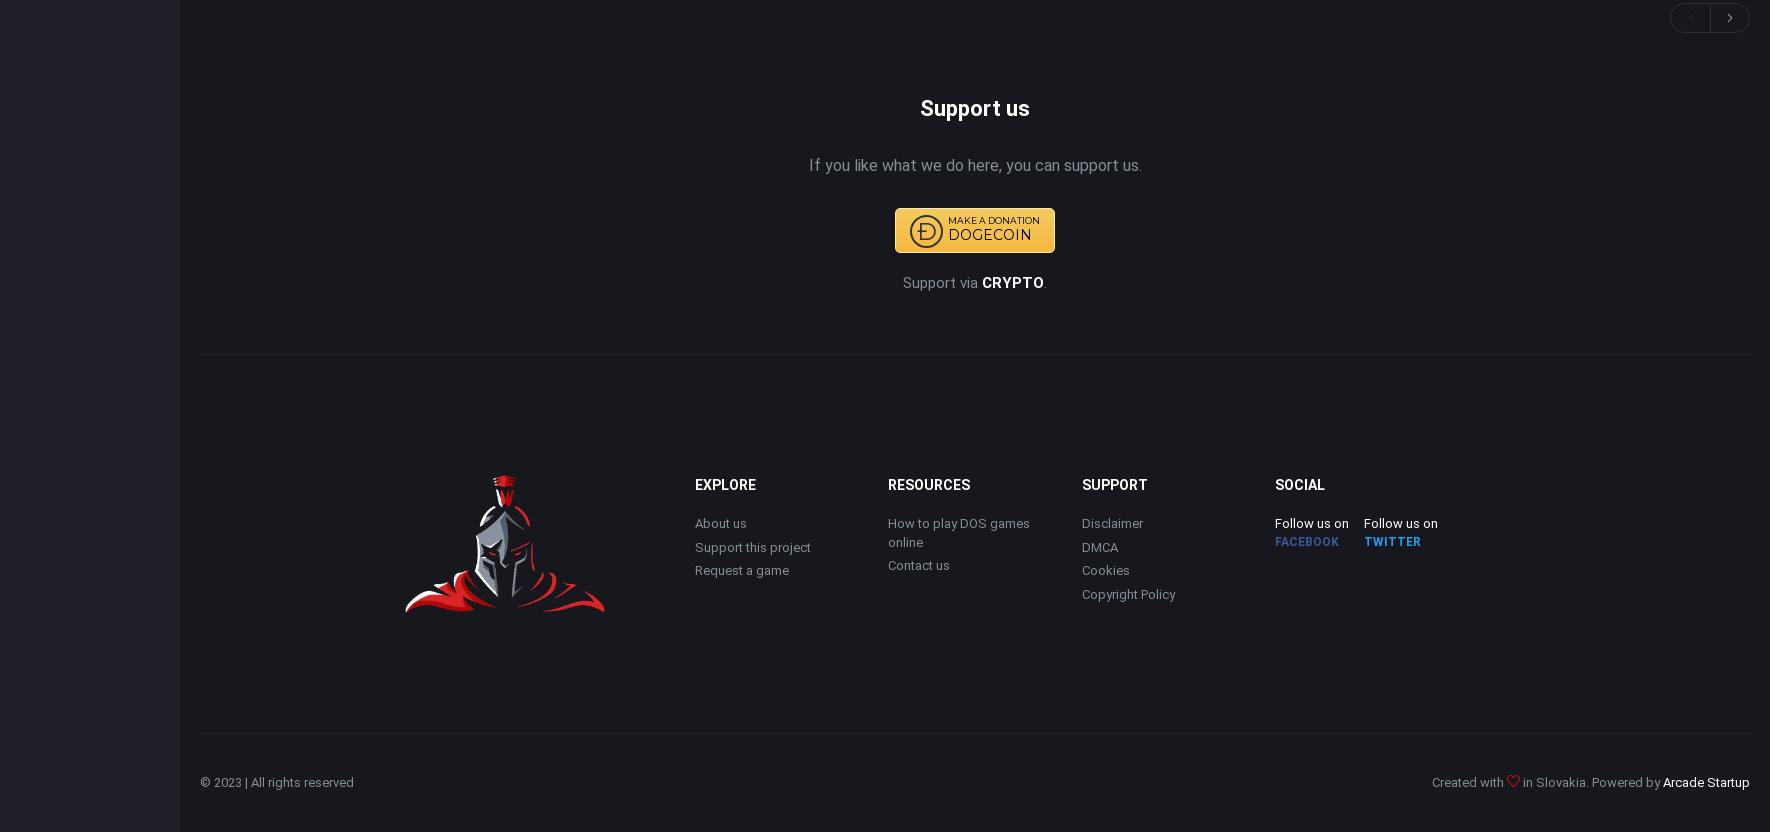  I want to click on 'EXPLORE', so click(724, 482).